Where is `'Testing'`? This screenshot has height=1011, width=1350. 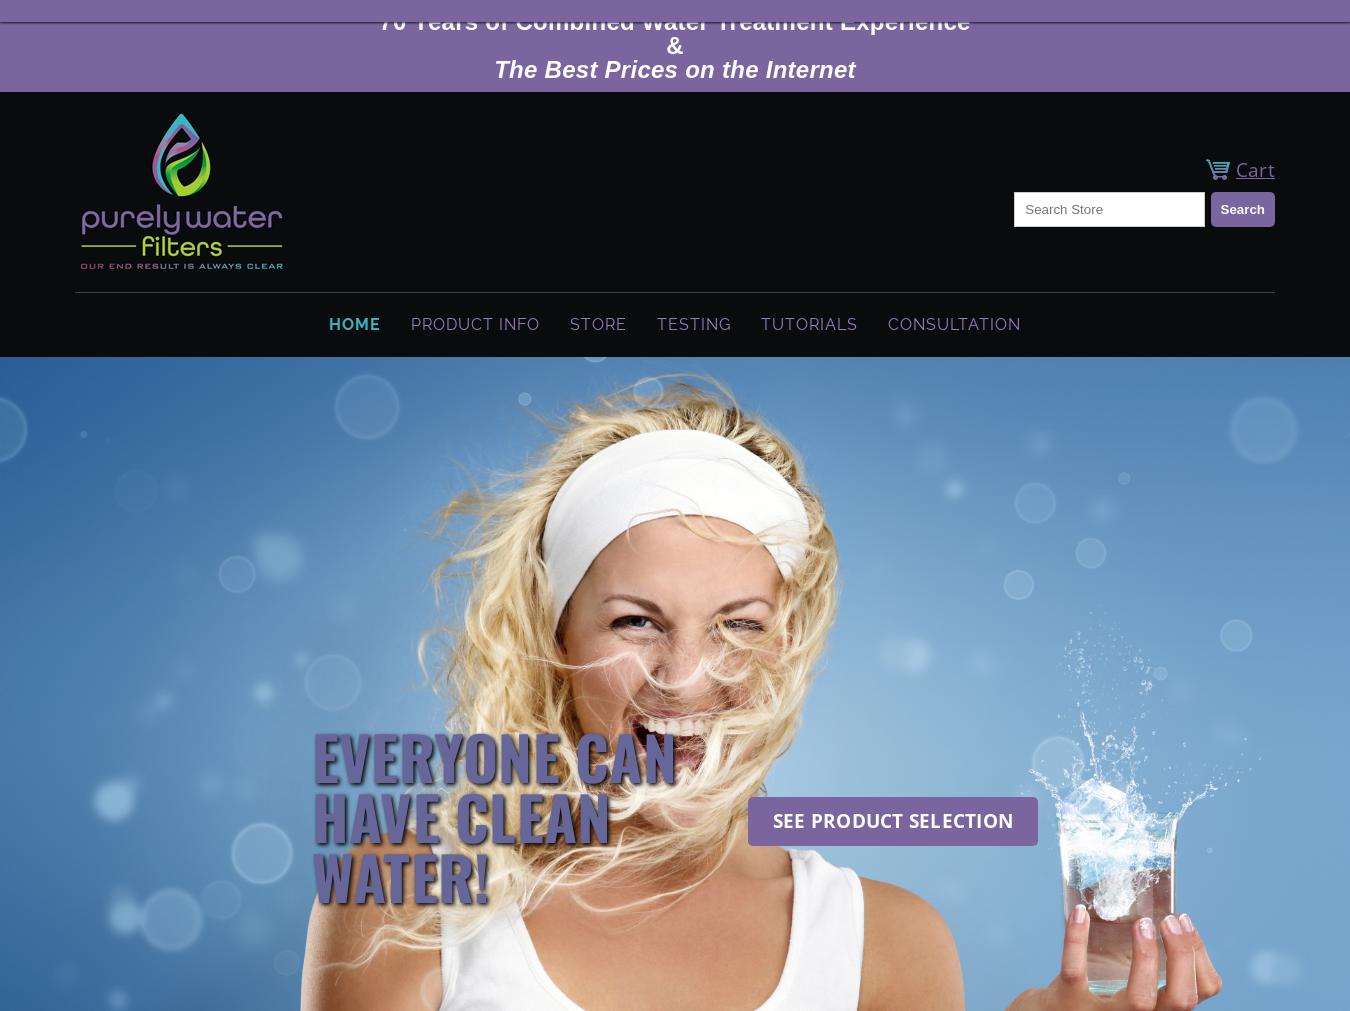 'Testing' is located at coordinates (693, 324).